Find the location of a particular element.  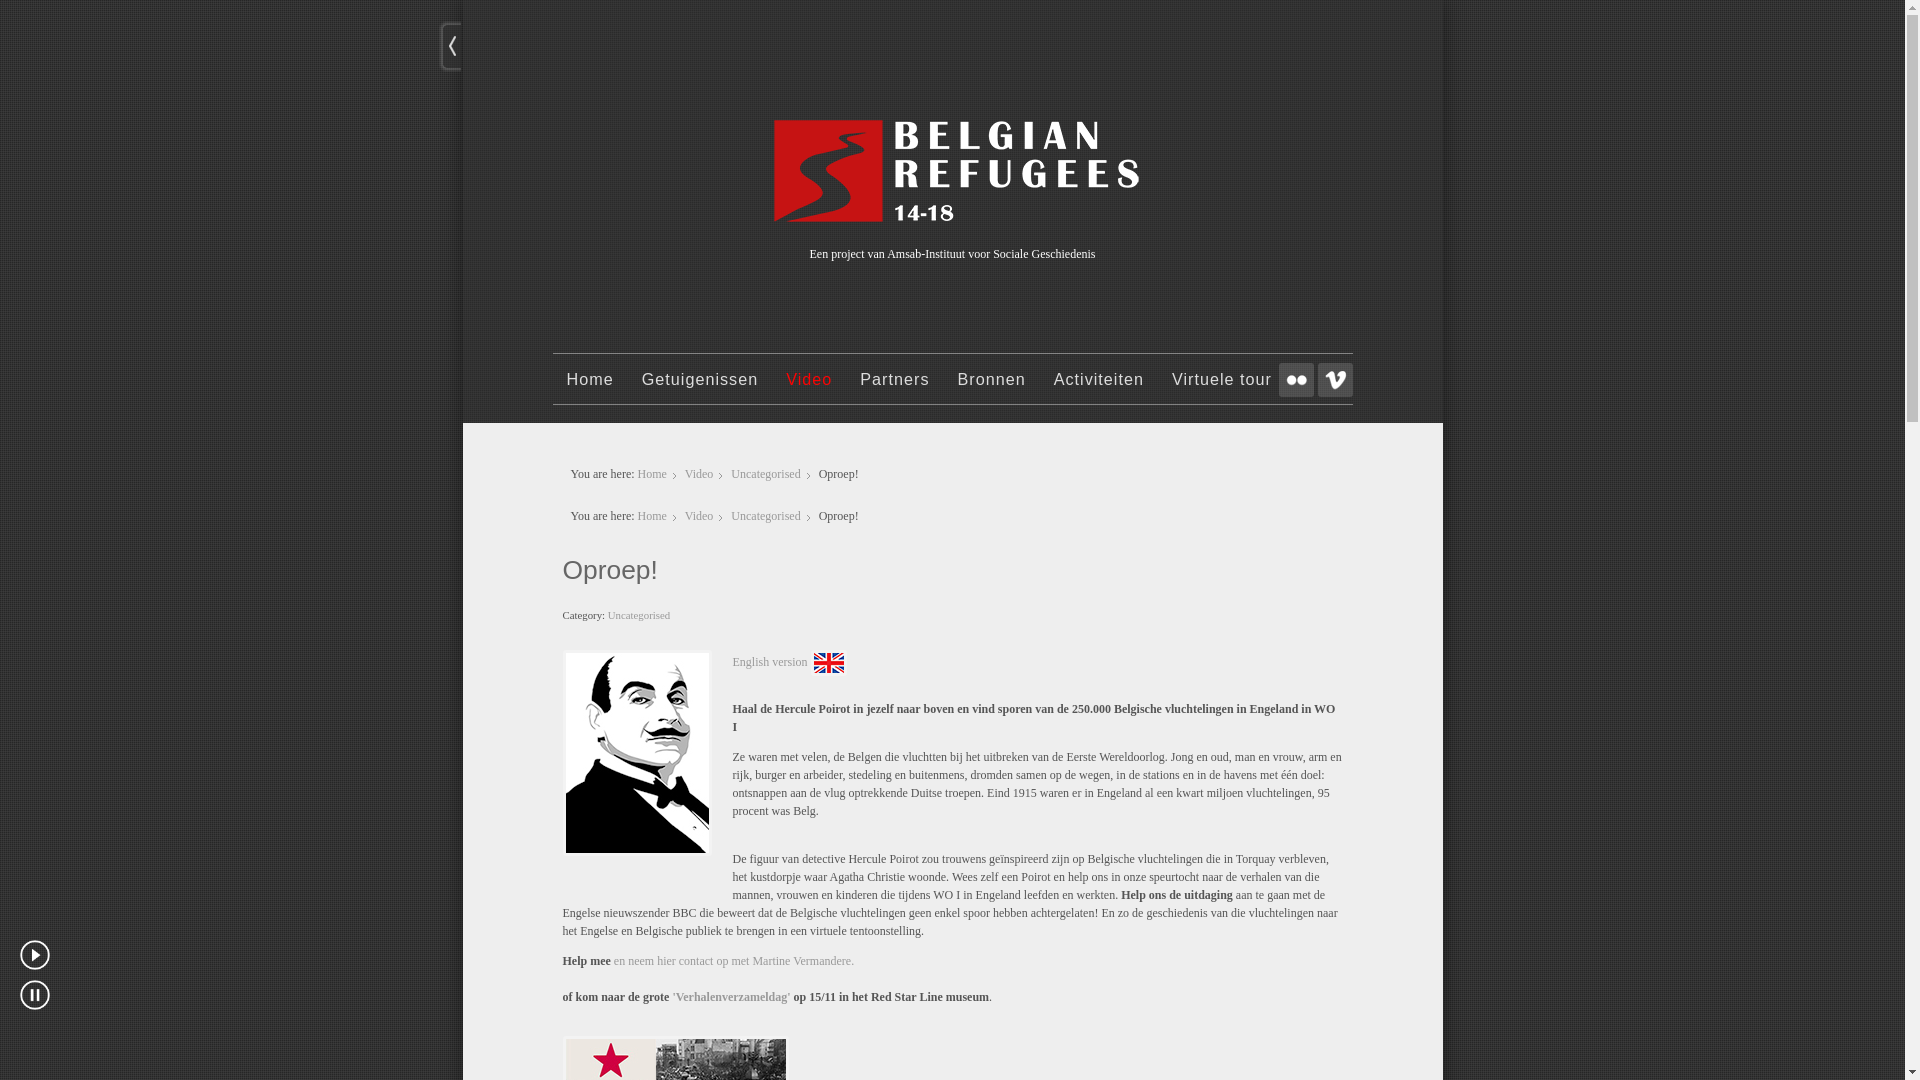

'Getuigenissen' is located at coordinates (700, 388).